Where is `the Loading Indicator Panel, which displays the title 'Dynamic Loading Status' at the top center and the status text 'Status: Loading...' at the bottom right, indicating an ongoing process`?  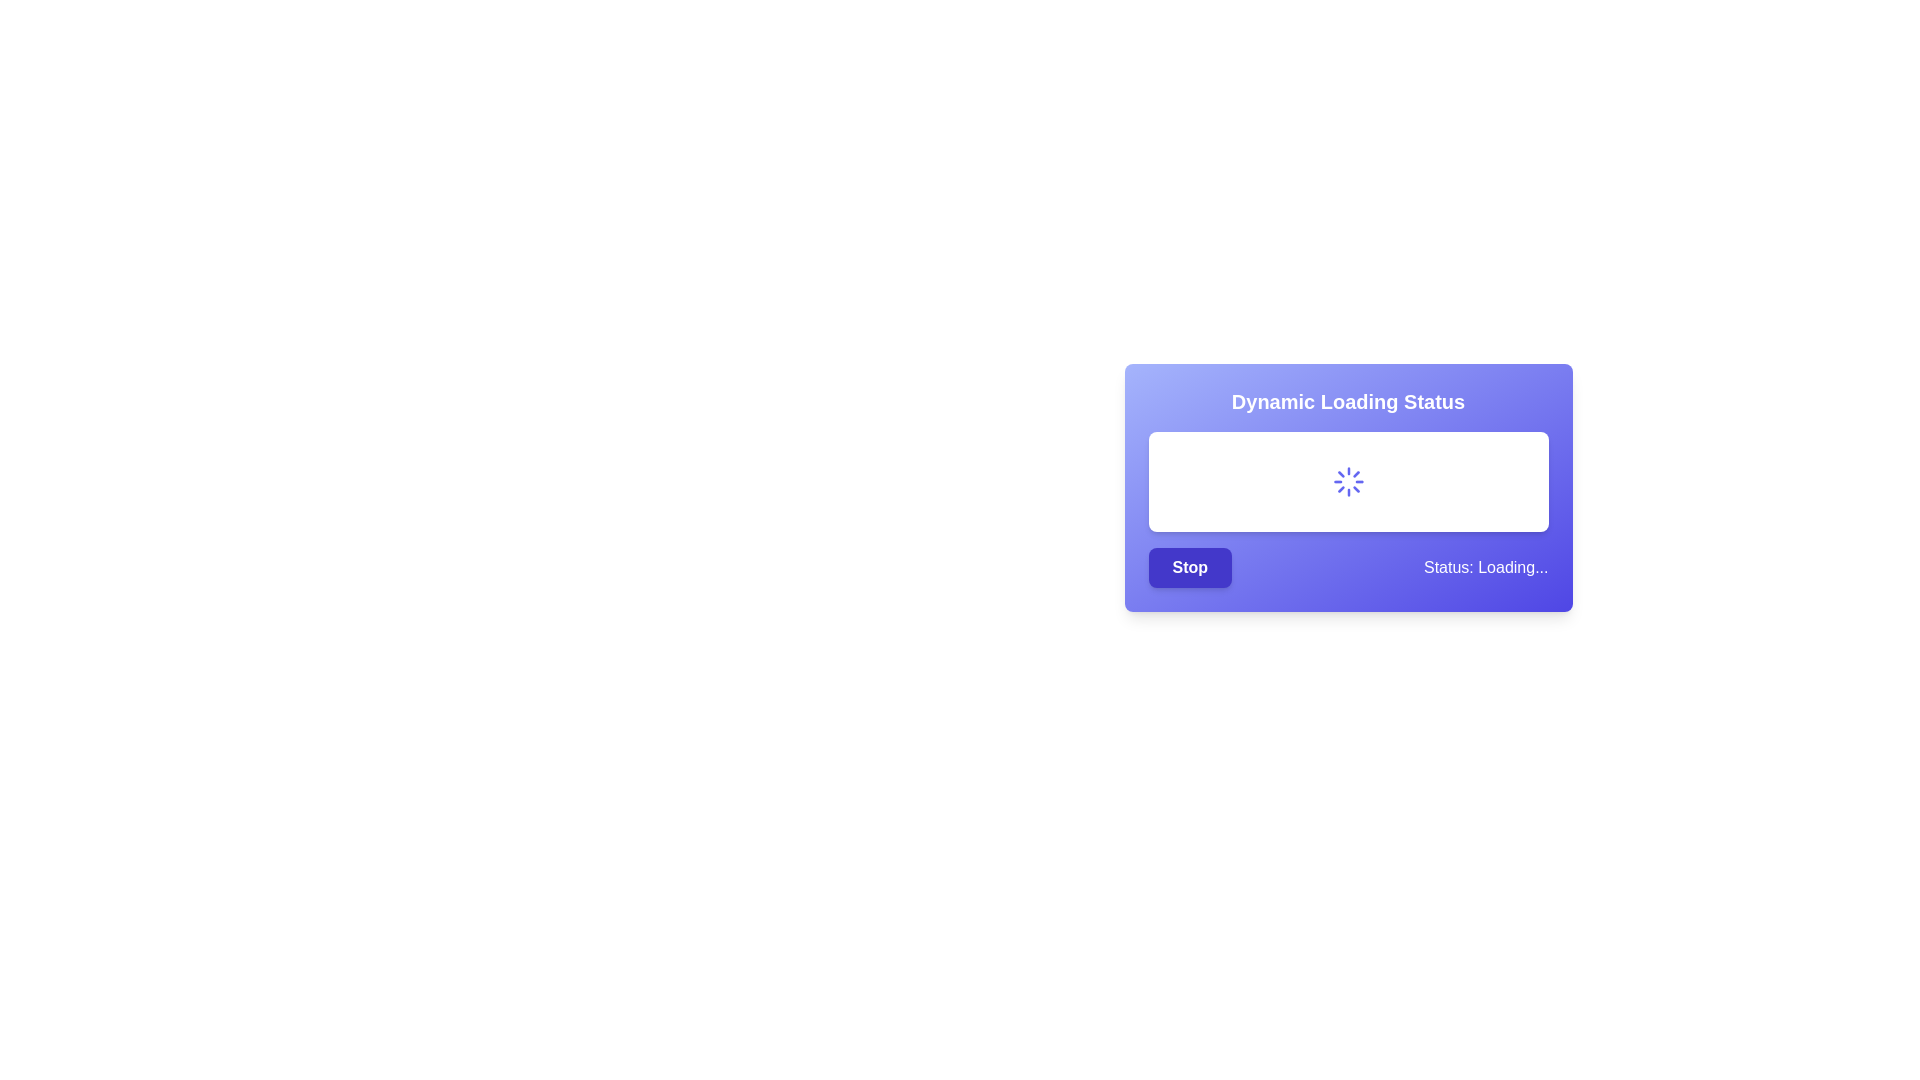 the Loading Indicator Panel, which displays the title 'Dynamic Loading Status' at the top center and the status text 'Status: Loading...' at the bottom right, indicating an ongoing process is located at coordinates (1348, 488).